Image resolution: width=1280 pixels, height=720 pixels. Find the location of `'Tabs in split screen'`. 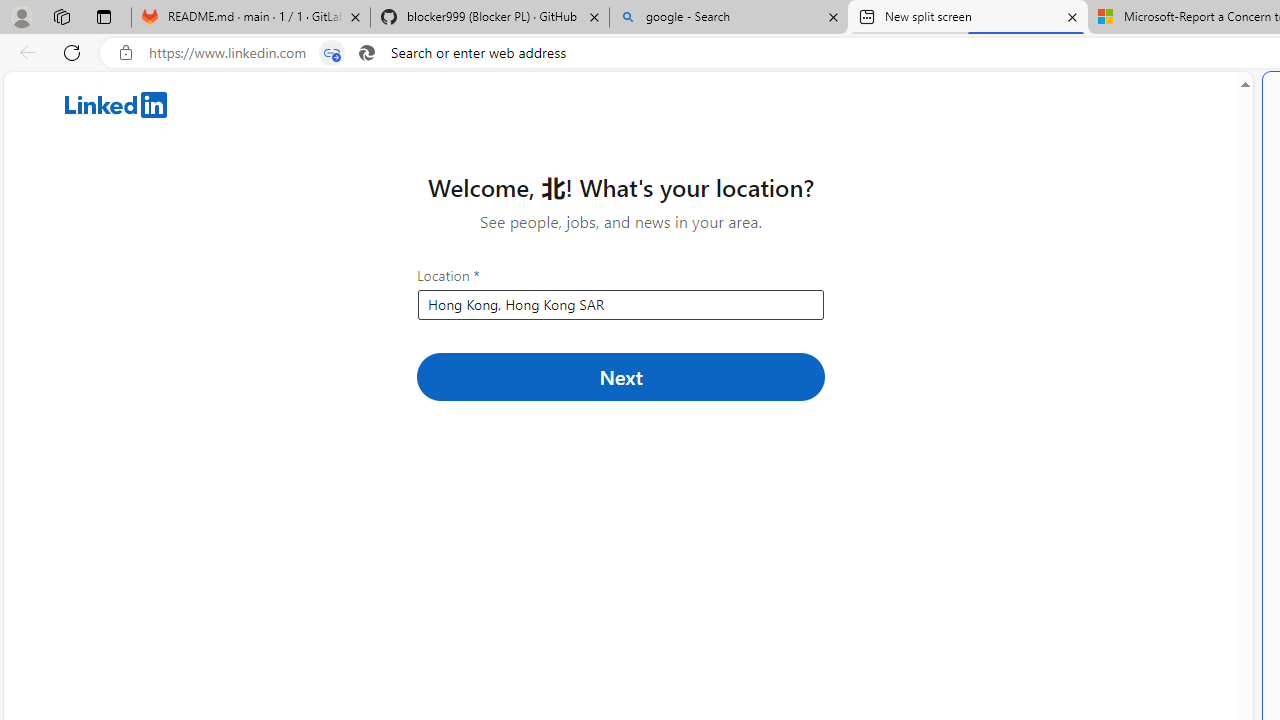

'Tabs in split screen' is located at coordinates (332, 52).